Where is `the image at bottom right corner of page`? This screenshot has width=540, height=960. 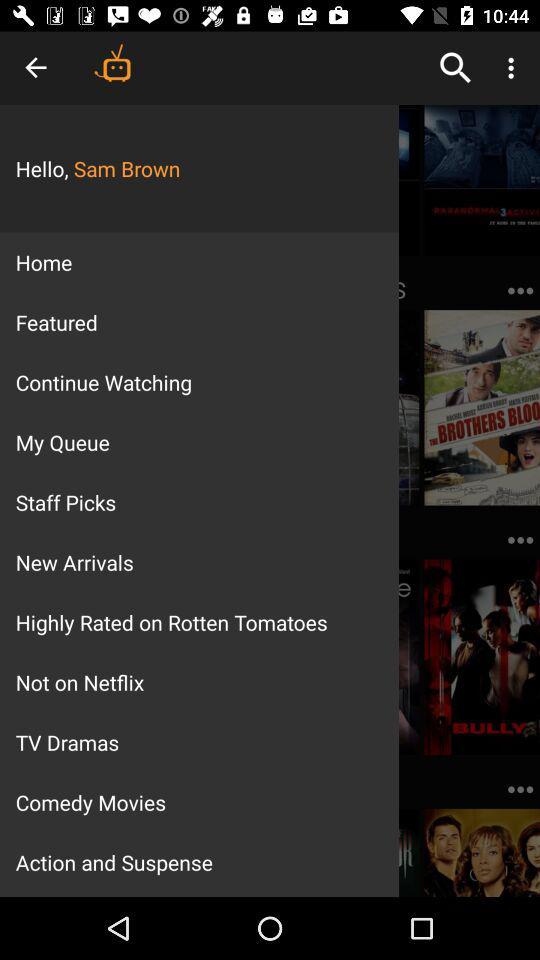
the image at bottom right corner of page is located at coordinates (481, 851).